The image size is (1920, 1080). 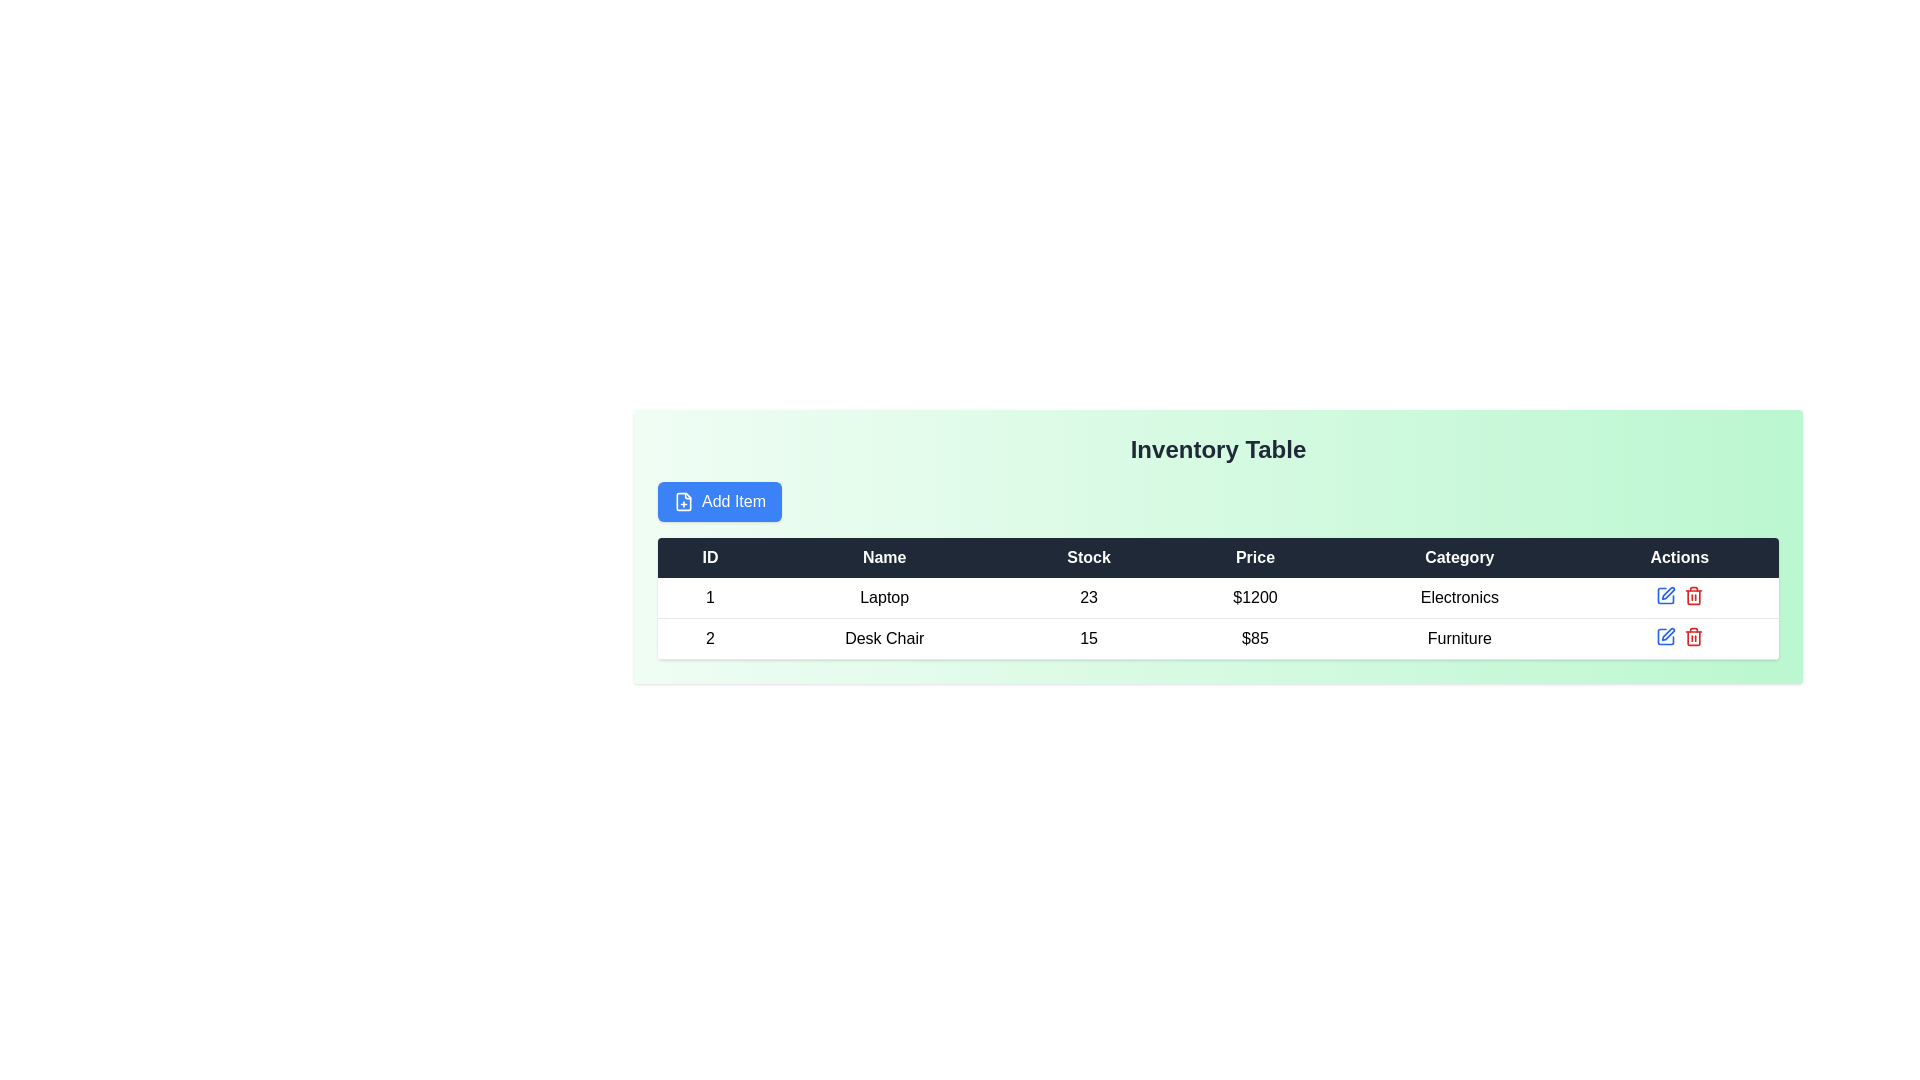 I want to click on text in the table cell containing the word 'Furniture' located in the fourth cell of the second row in the inventory table, so click(x=1459, y=639).